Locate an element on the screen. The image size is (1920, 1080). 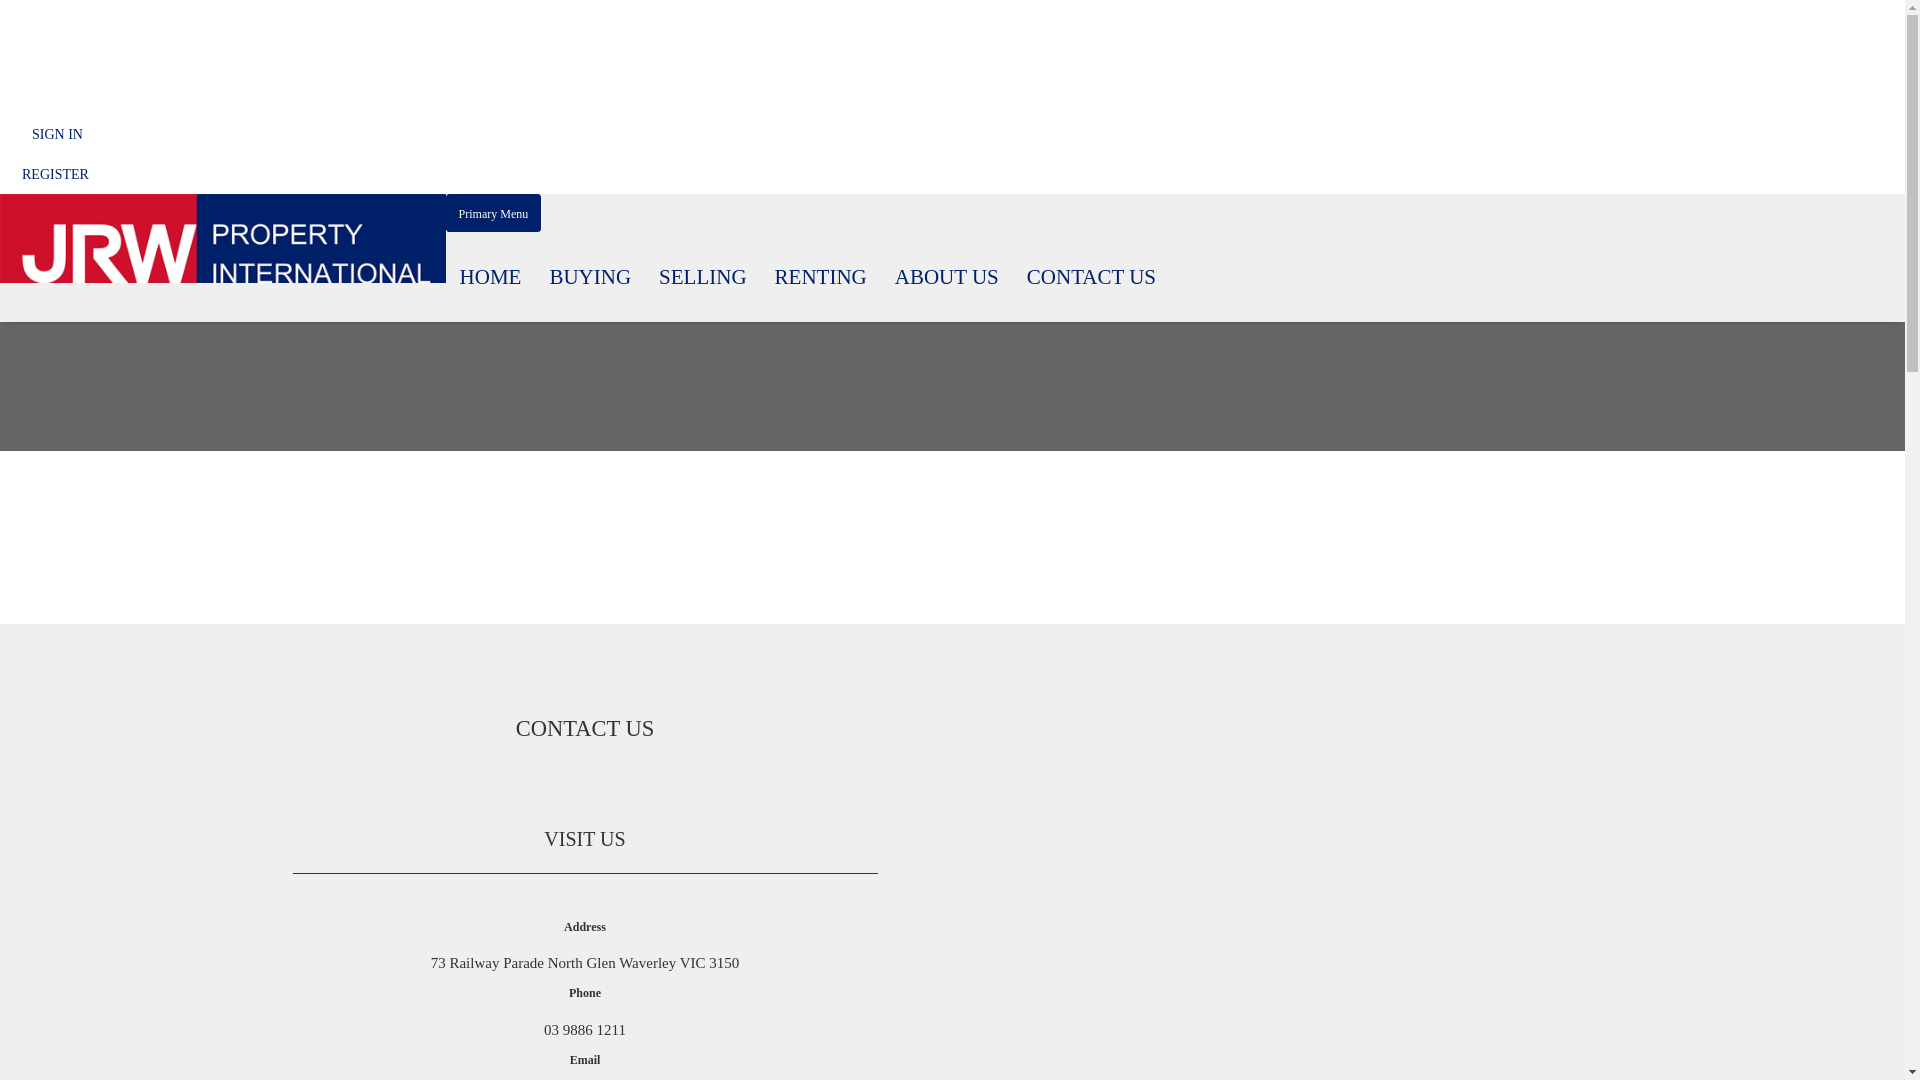
'HOME' is located at coordinates (490, 277).